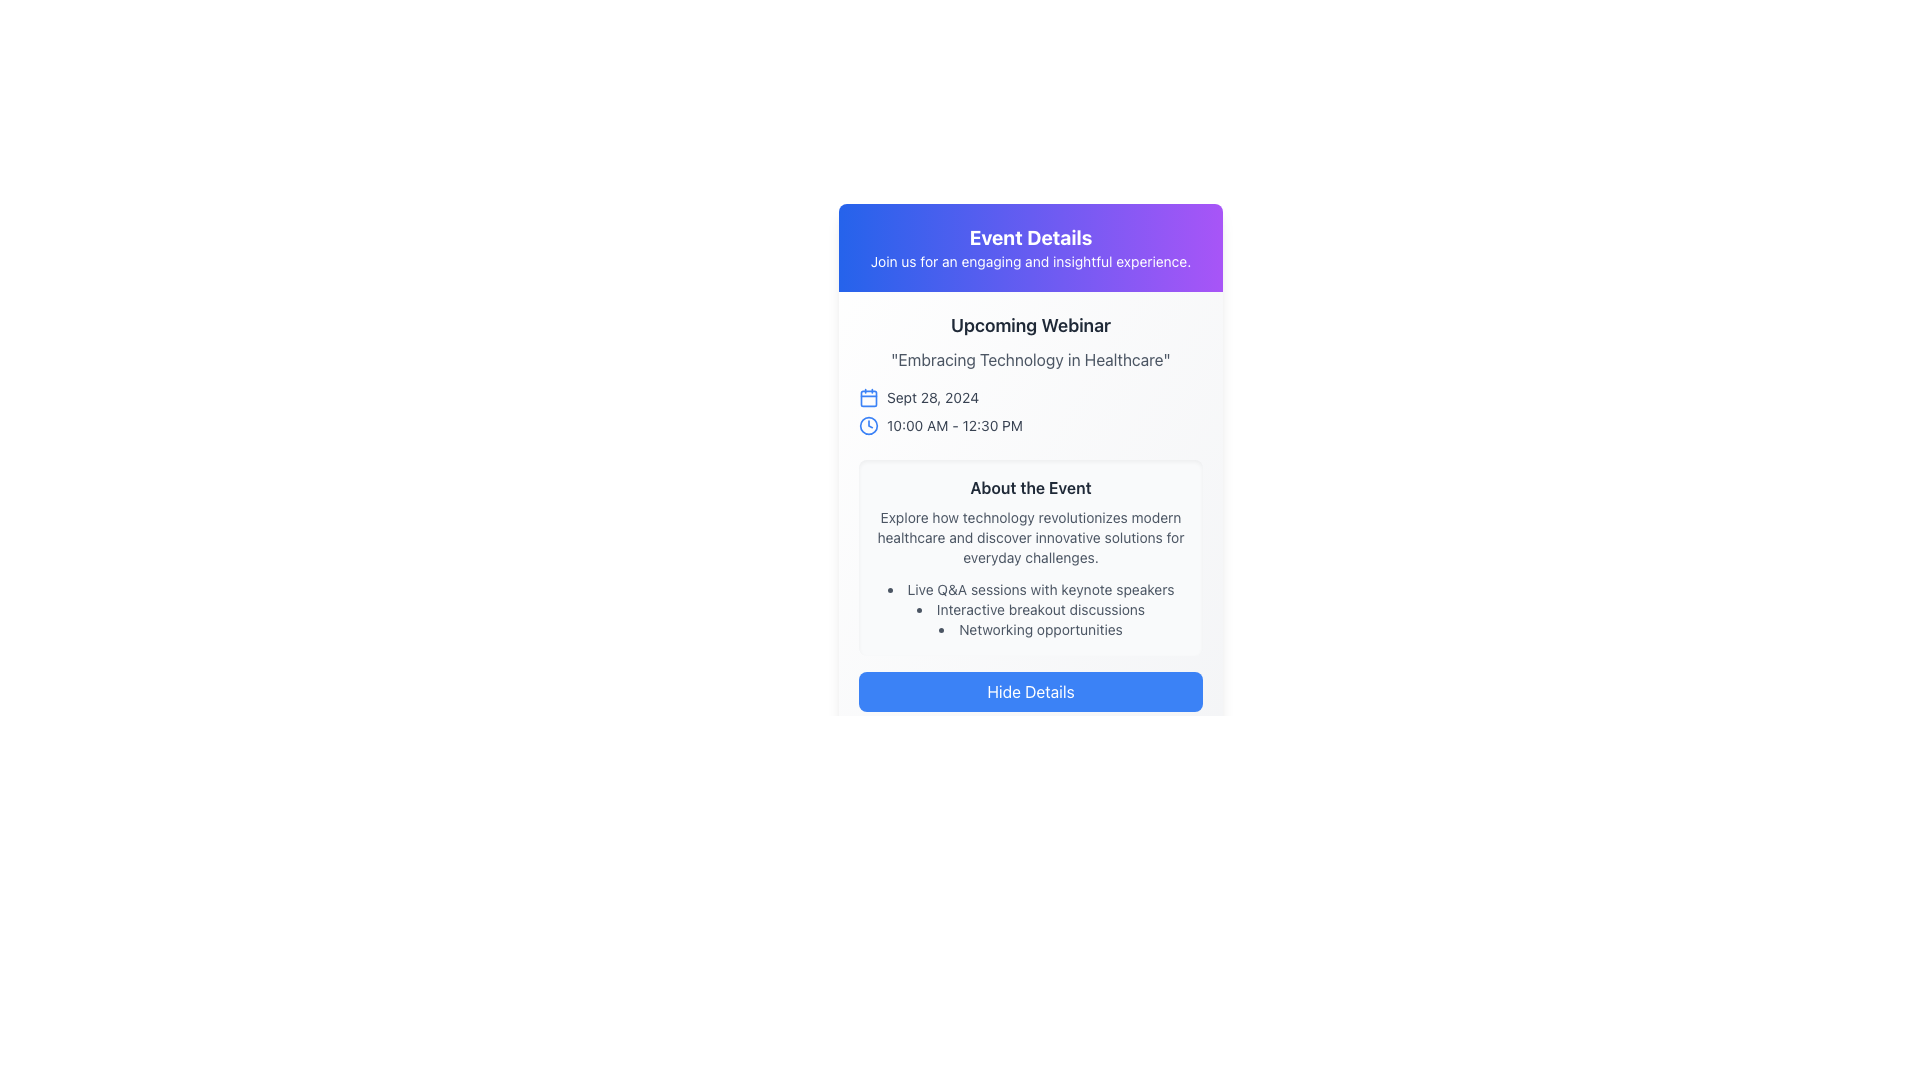 The height and width of the screenshot is (1080, 1920). I want to click on the graphical icon that visually represents a time, located to the left of the time range text '10:00 AM - 12:30 PM', so click(868, 424).